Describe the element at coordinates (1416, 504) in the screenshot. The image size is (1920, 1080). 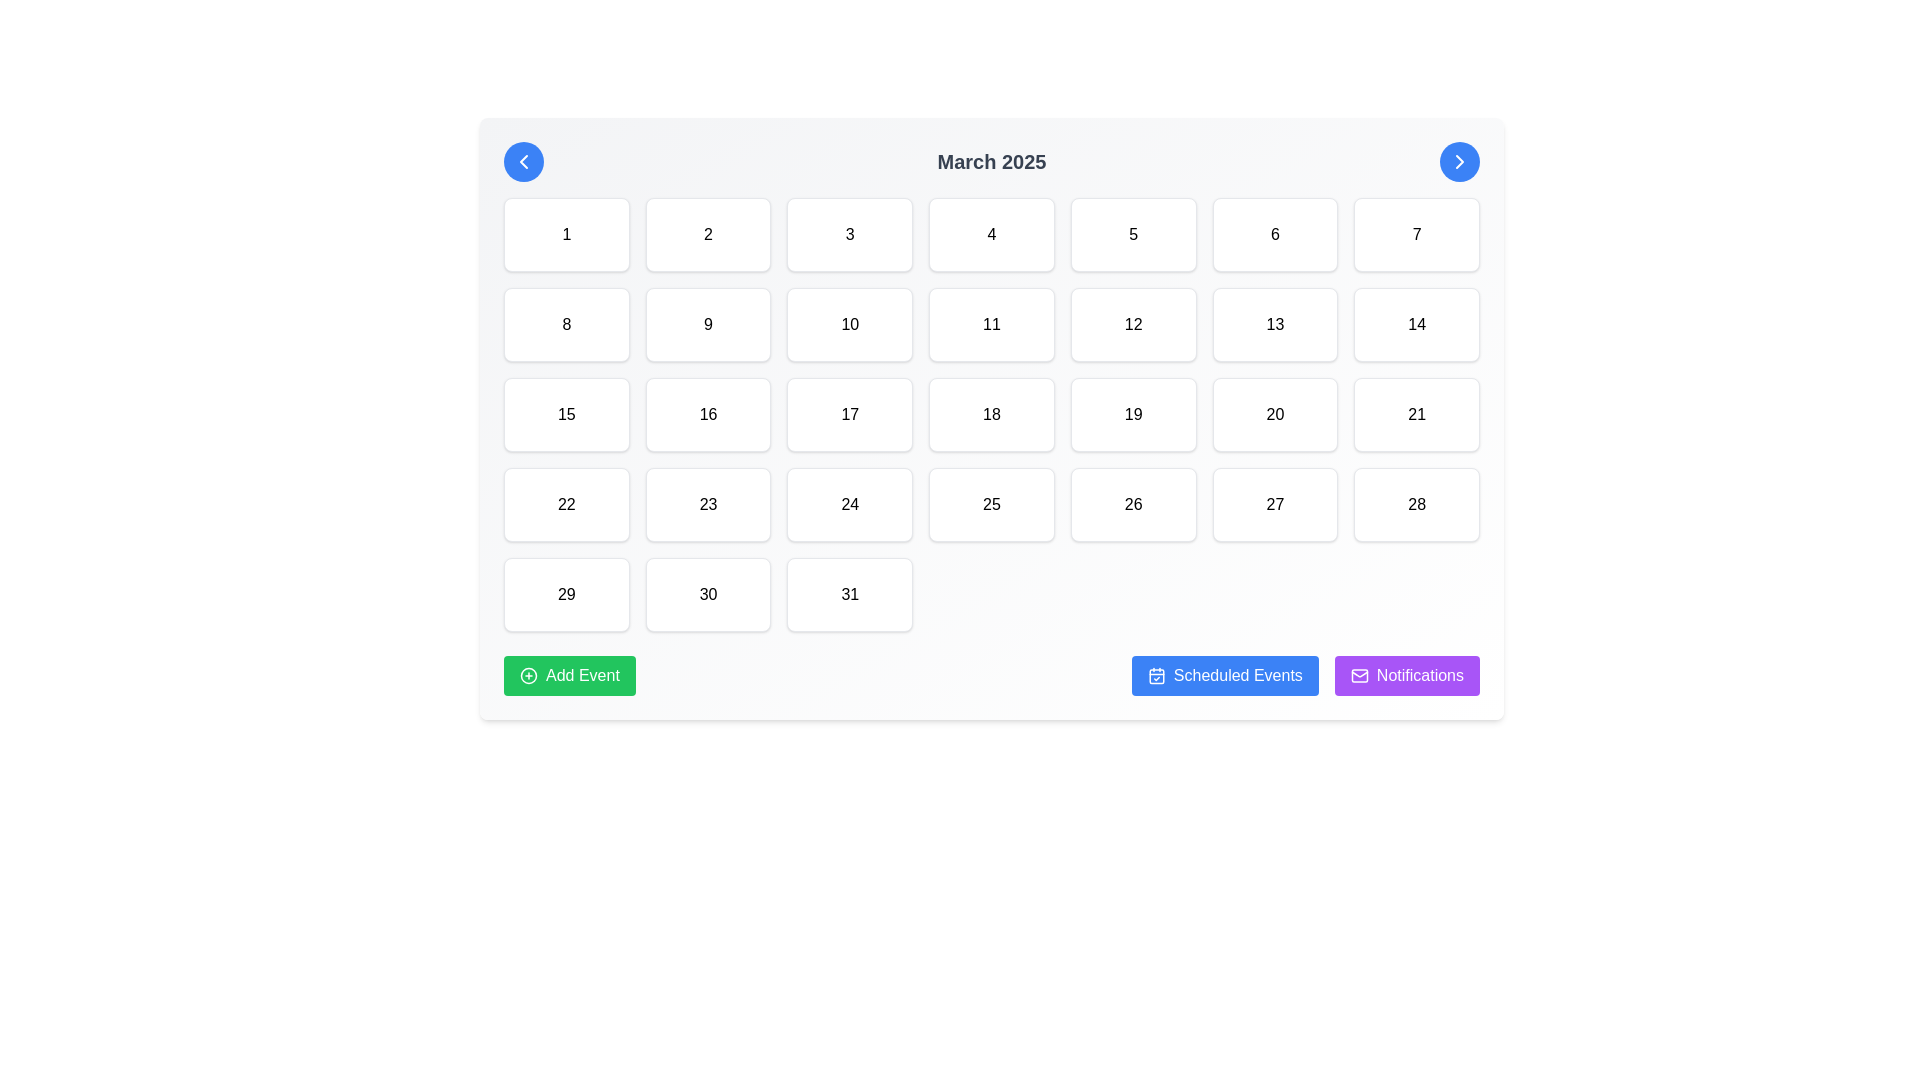
I see `the clickable calendar grid cell representing the 28th day of March 2025` at that location.